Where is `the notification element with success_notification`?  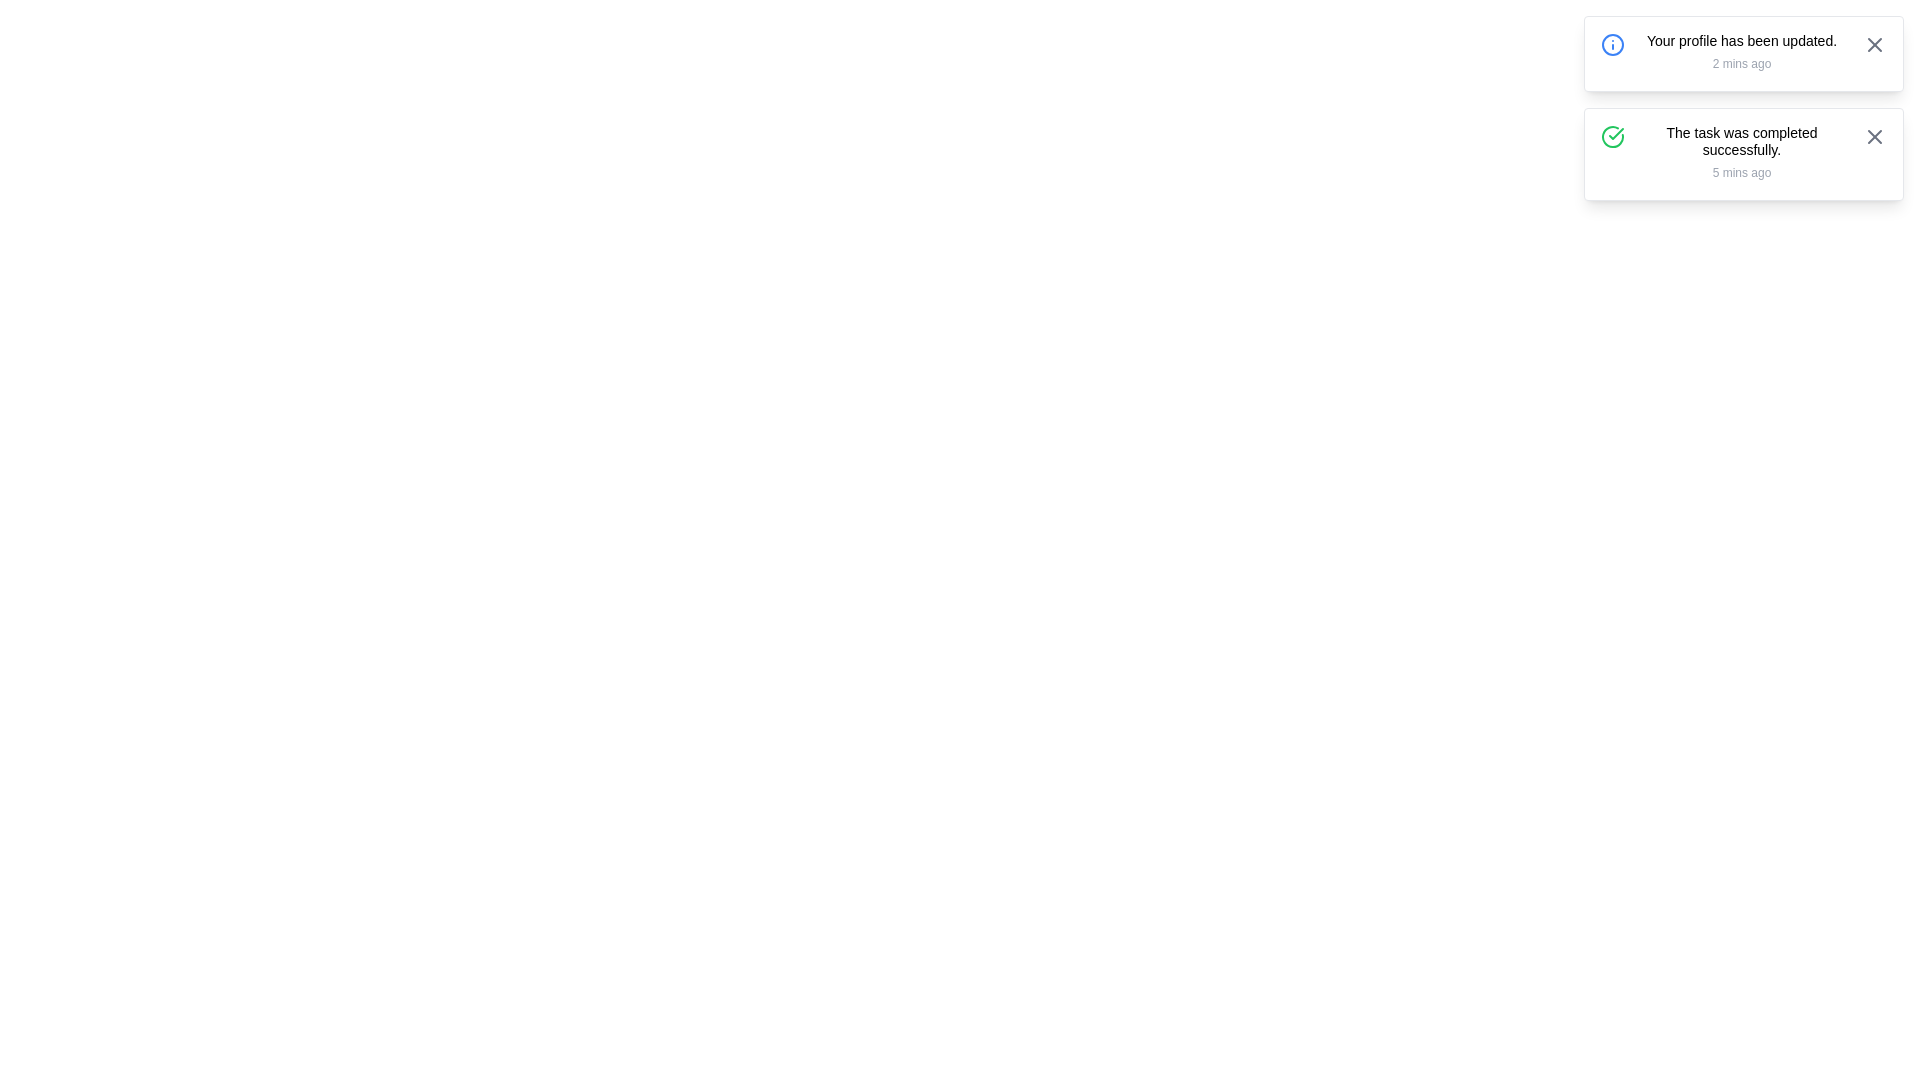
the notification element with success_notification is located at coordinates (1742, 153).